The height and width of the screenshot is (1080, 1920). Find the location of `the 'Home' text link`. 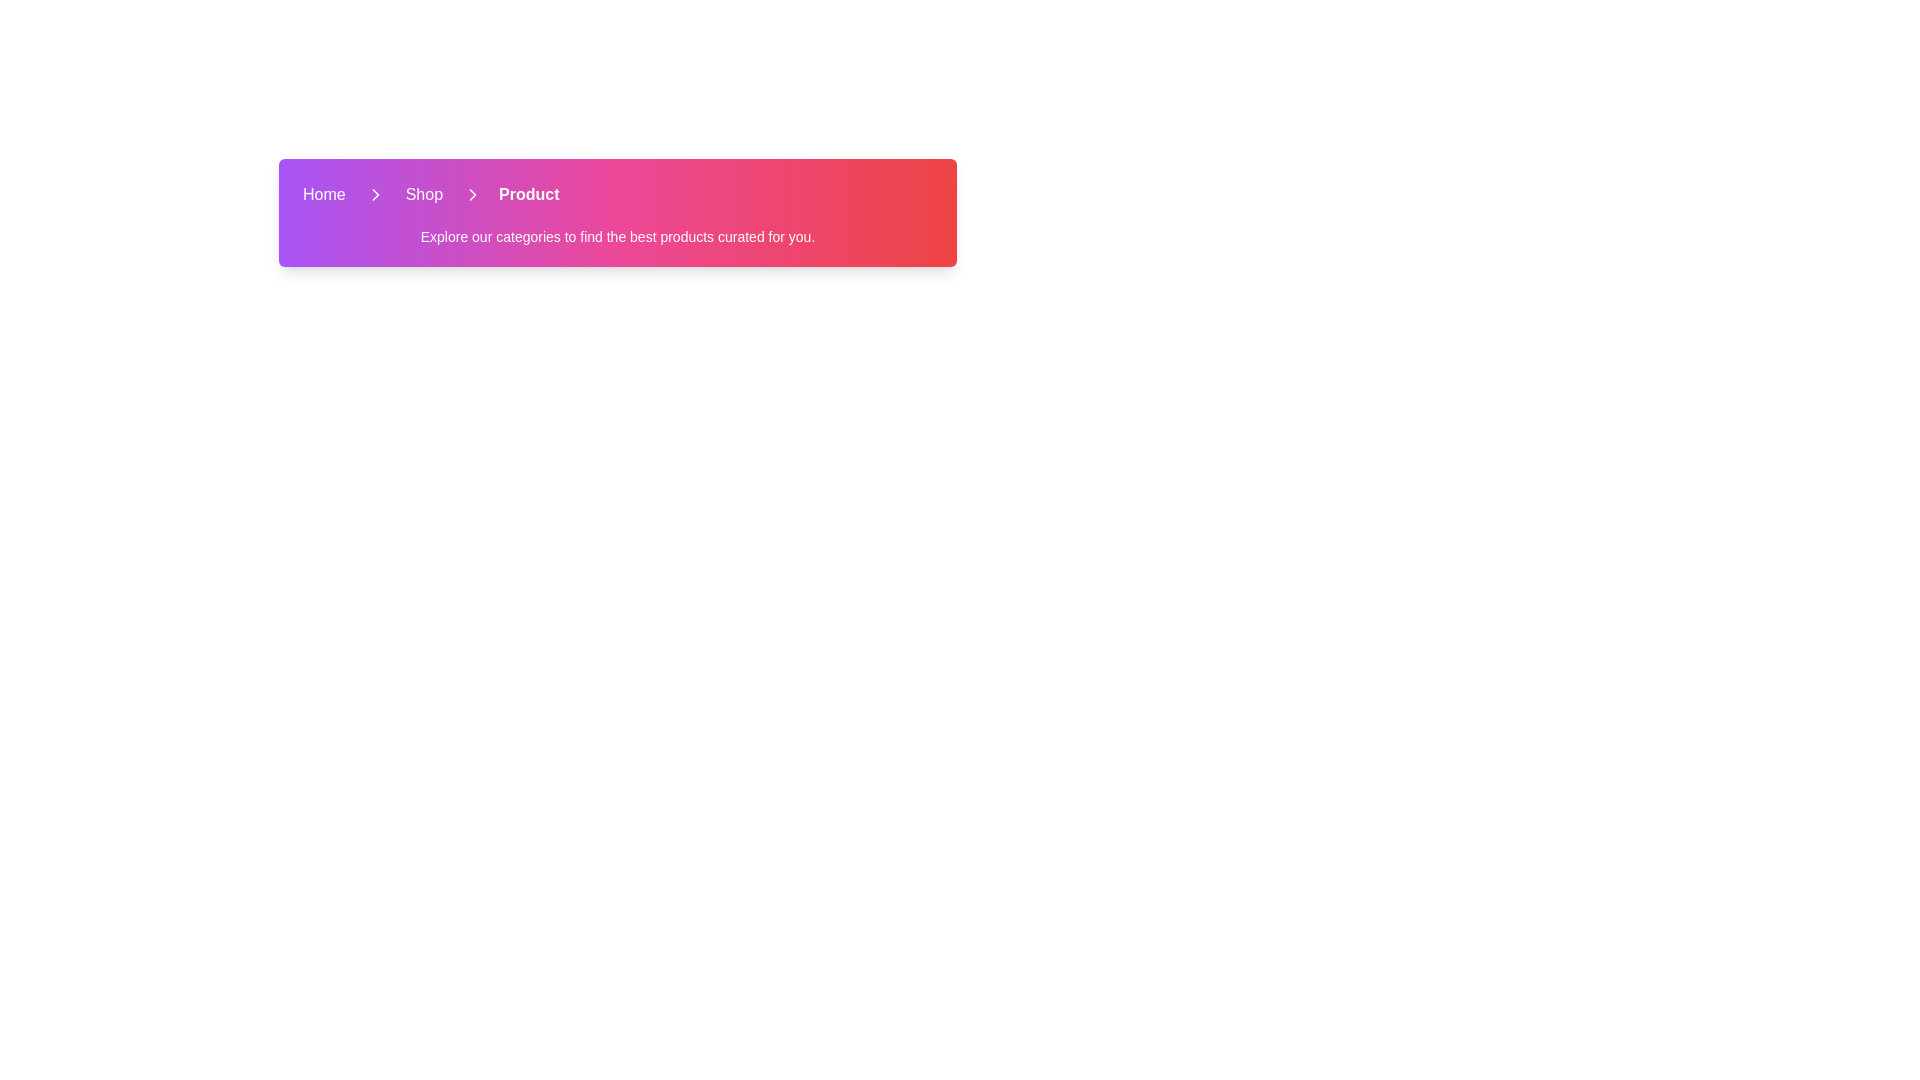

the 'Home' text link is located at coordinates (324, 195).